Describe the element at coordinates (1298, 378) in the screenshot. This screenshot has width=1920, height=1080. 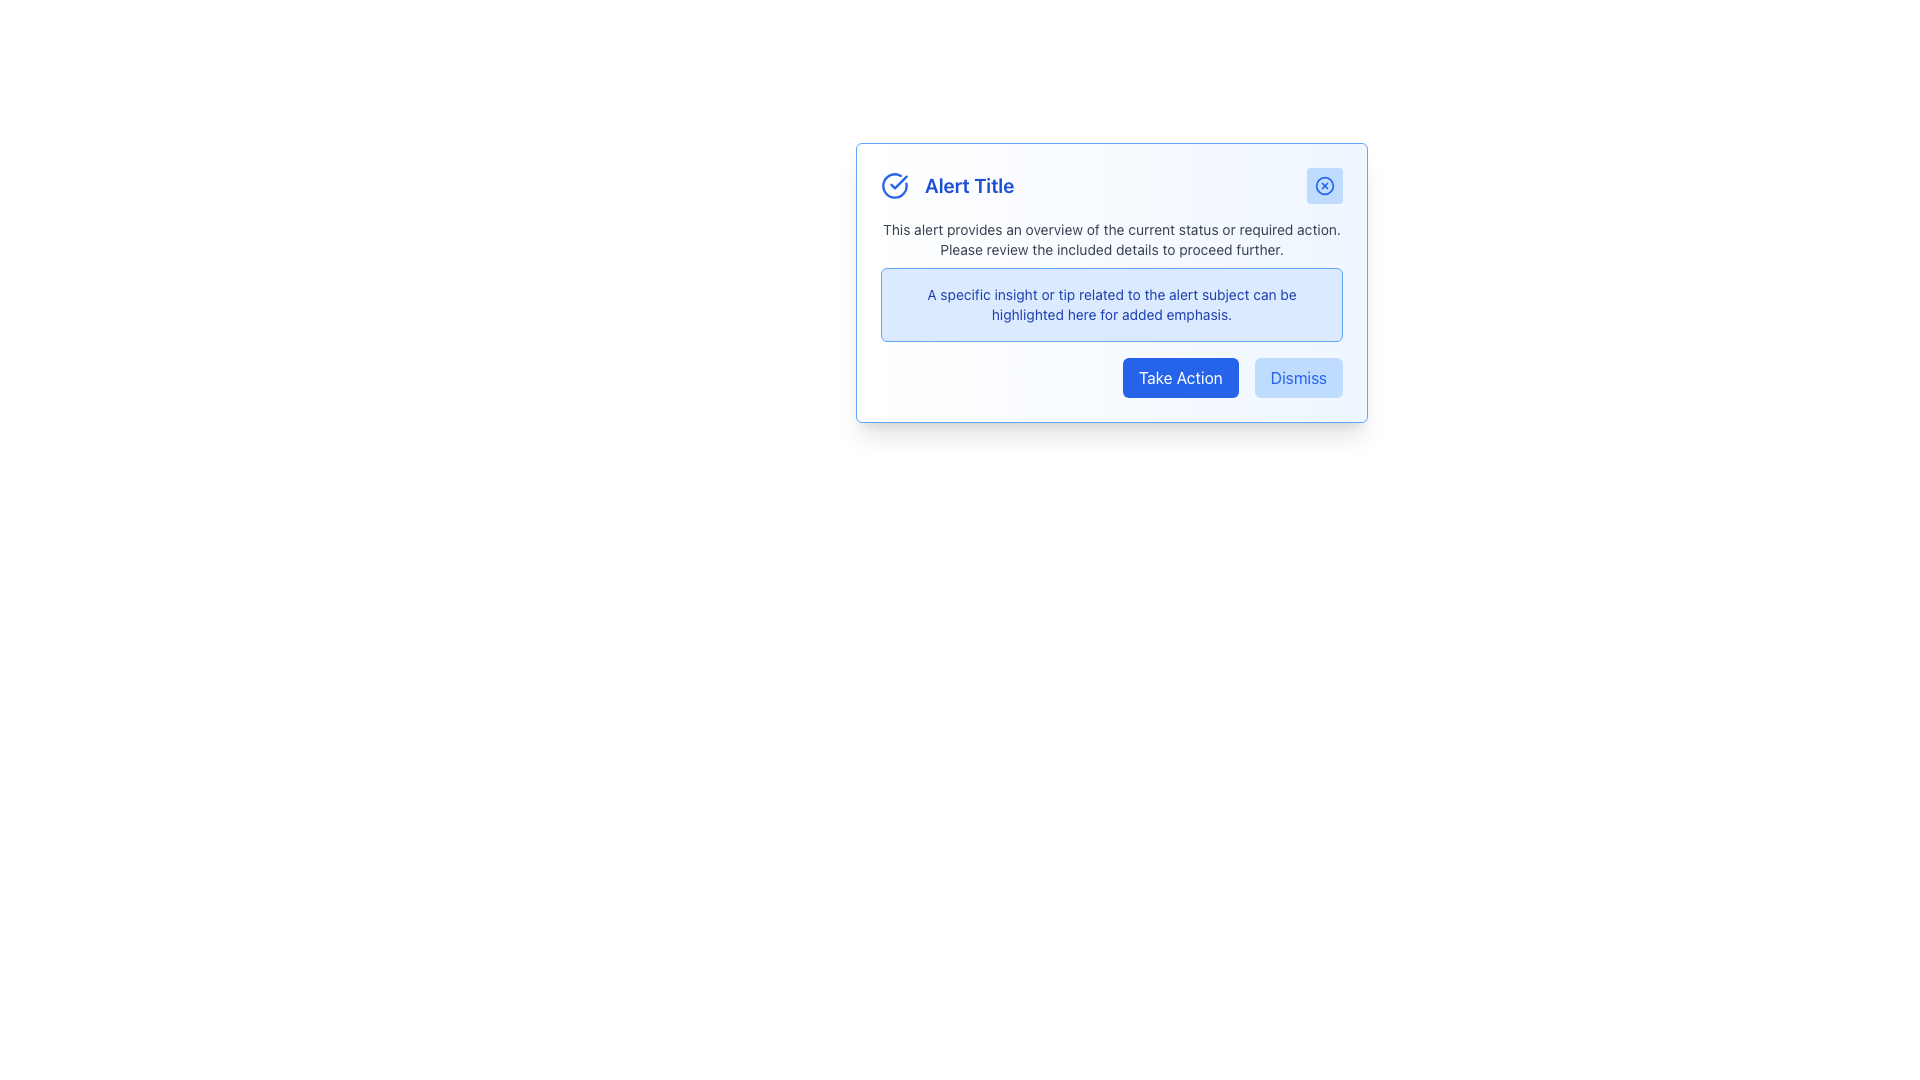
I see `the 'Dismiss' button, which is a rectangular button with rounded corners, located at the bottom-right of the notification card` at that location.